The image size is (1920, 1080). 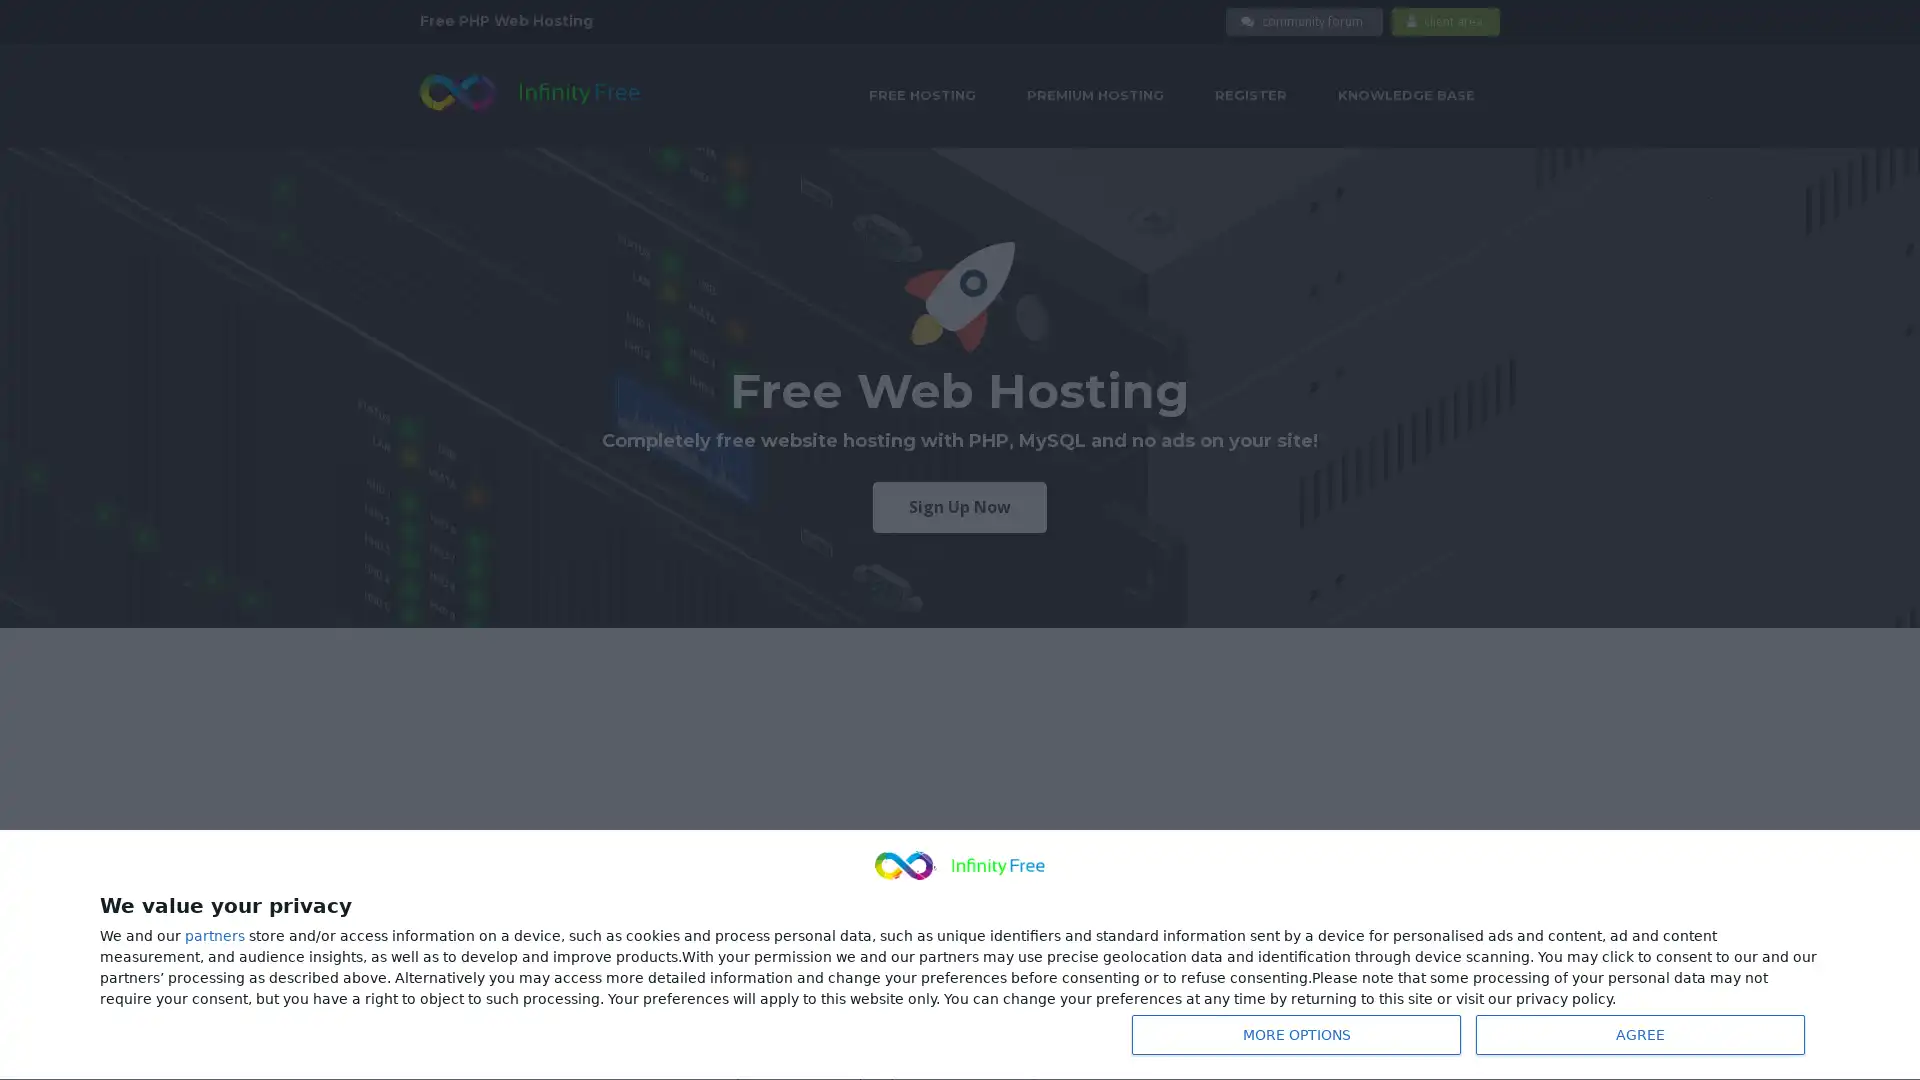 What do you see at coordinates (215, 936) in the screenshot?
I see `partners` at bounding box center [215, 936].